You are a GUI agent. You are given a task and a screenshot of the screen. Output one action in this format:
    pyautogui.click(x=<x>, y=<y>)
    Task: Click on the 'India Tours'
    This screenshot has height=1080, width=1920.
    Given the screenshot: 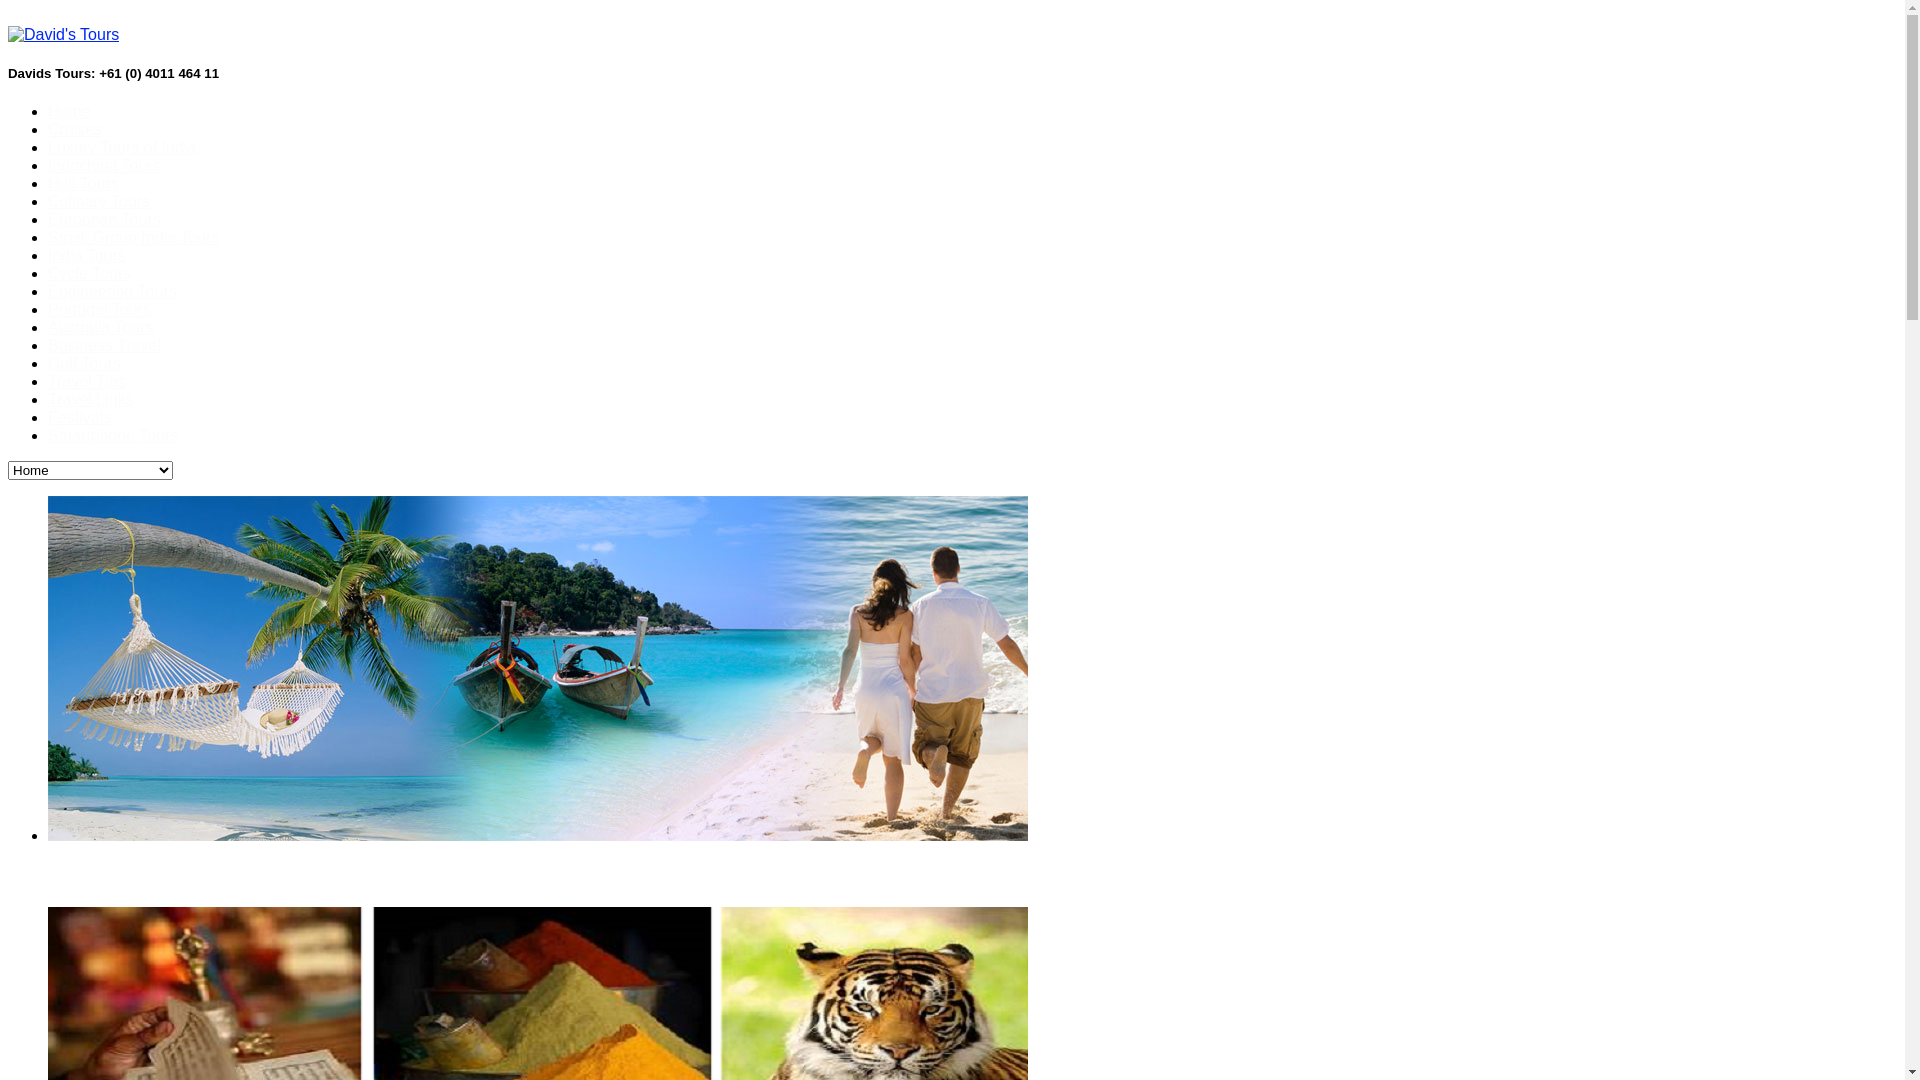 What is the action you would take?
    pyautogui.click(x=48, y=254)
    